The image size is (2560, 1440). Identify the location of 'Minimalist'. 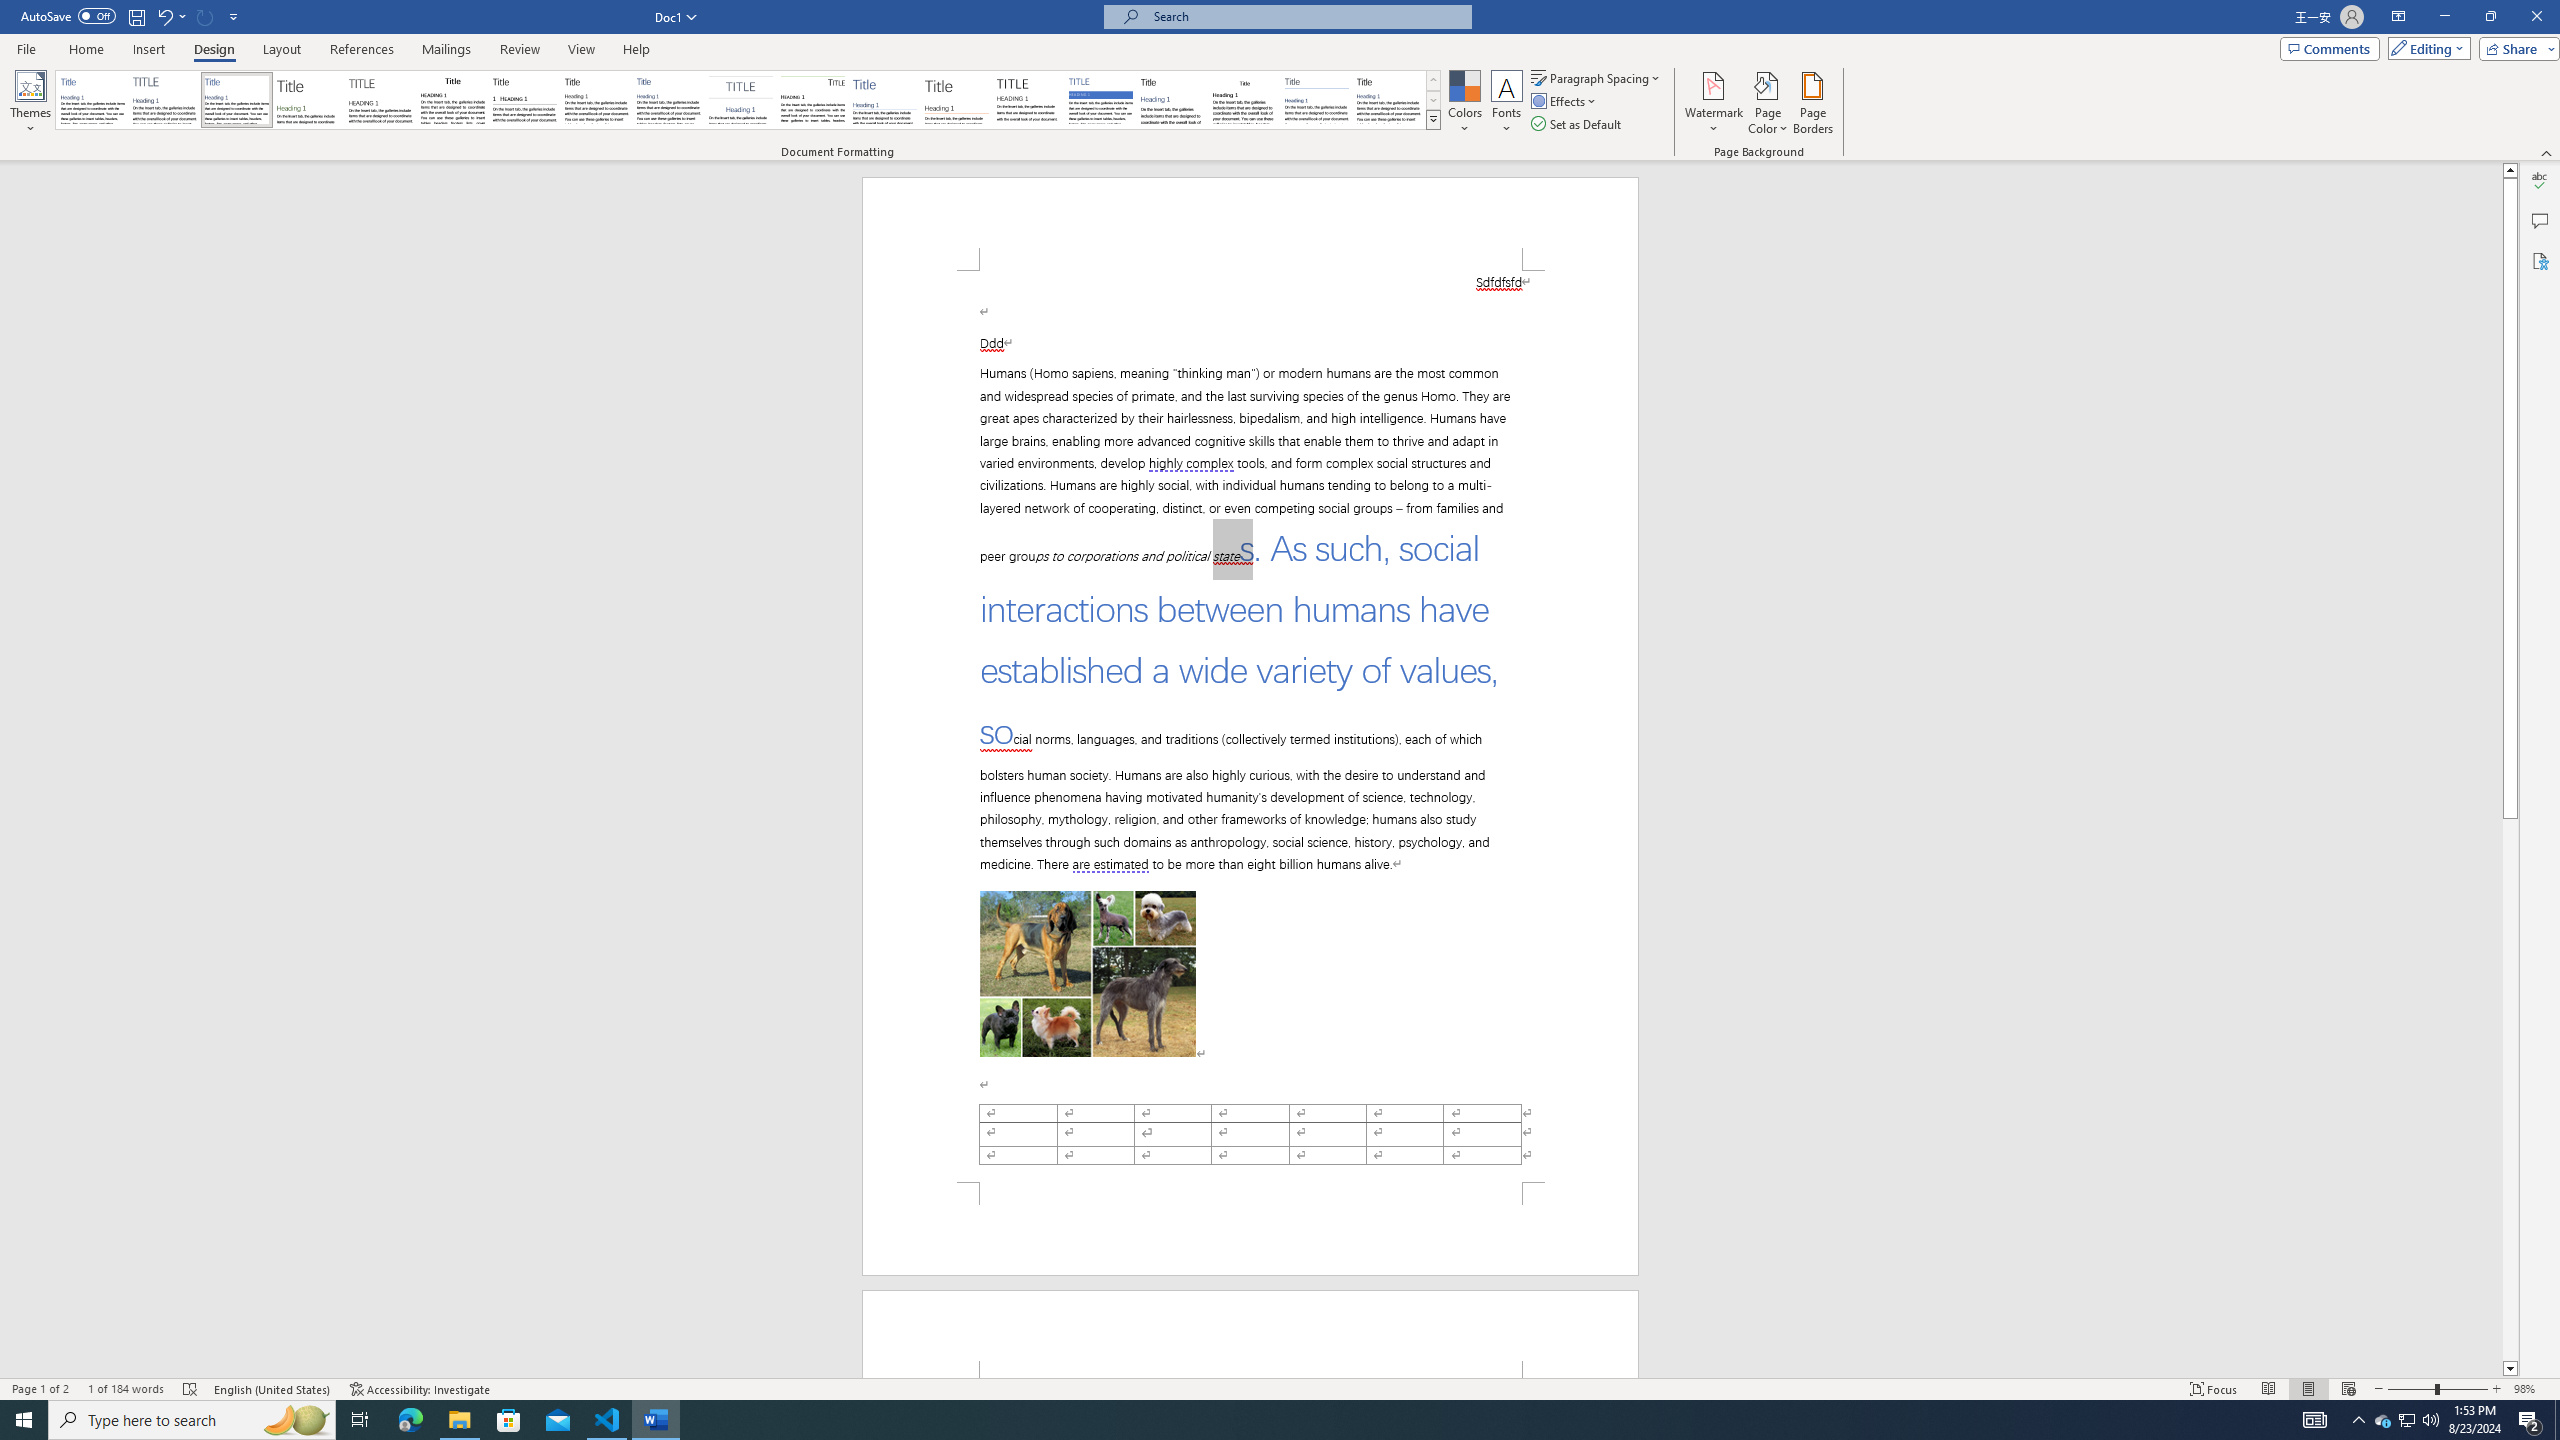
(1028, 99).